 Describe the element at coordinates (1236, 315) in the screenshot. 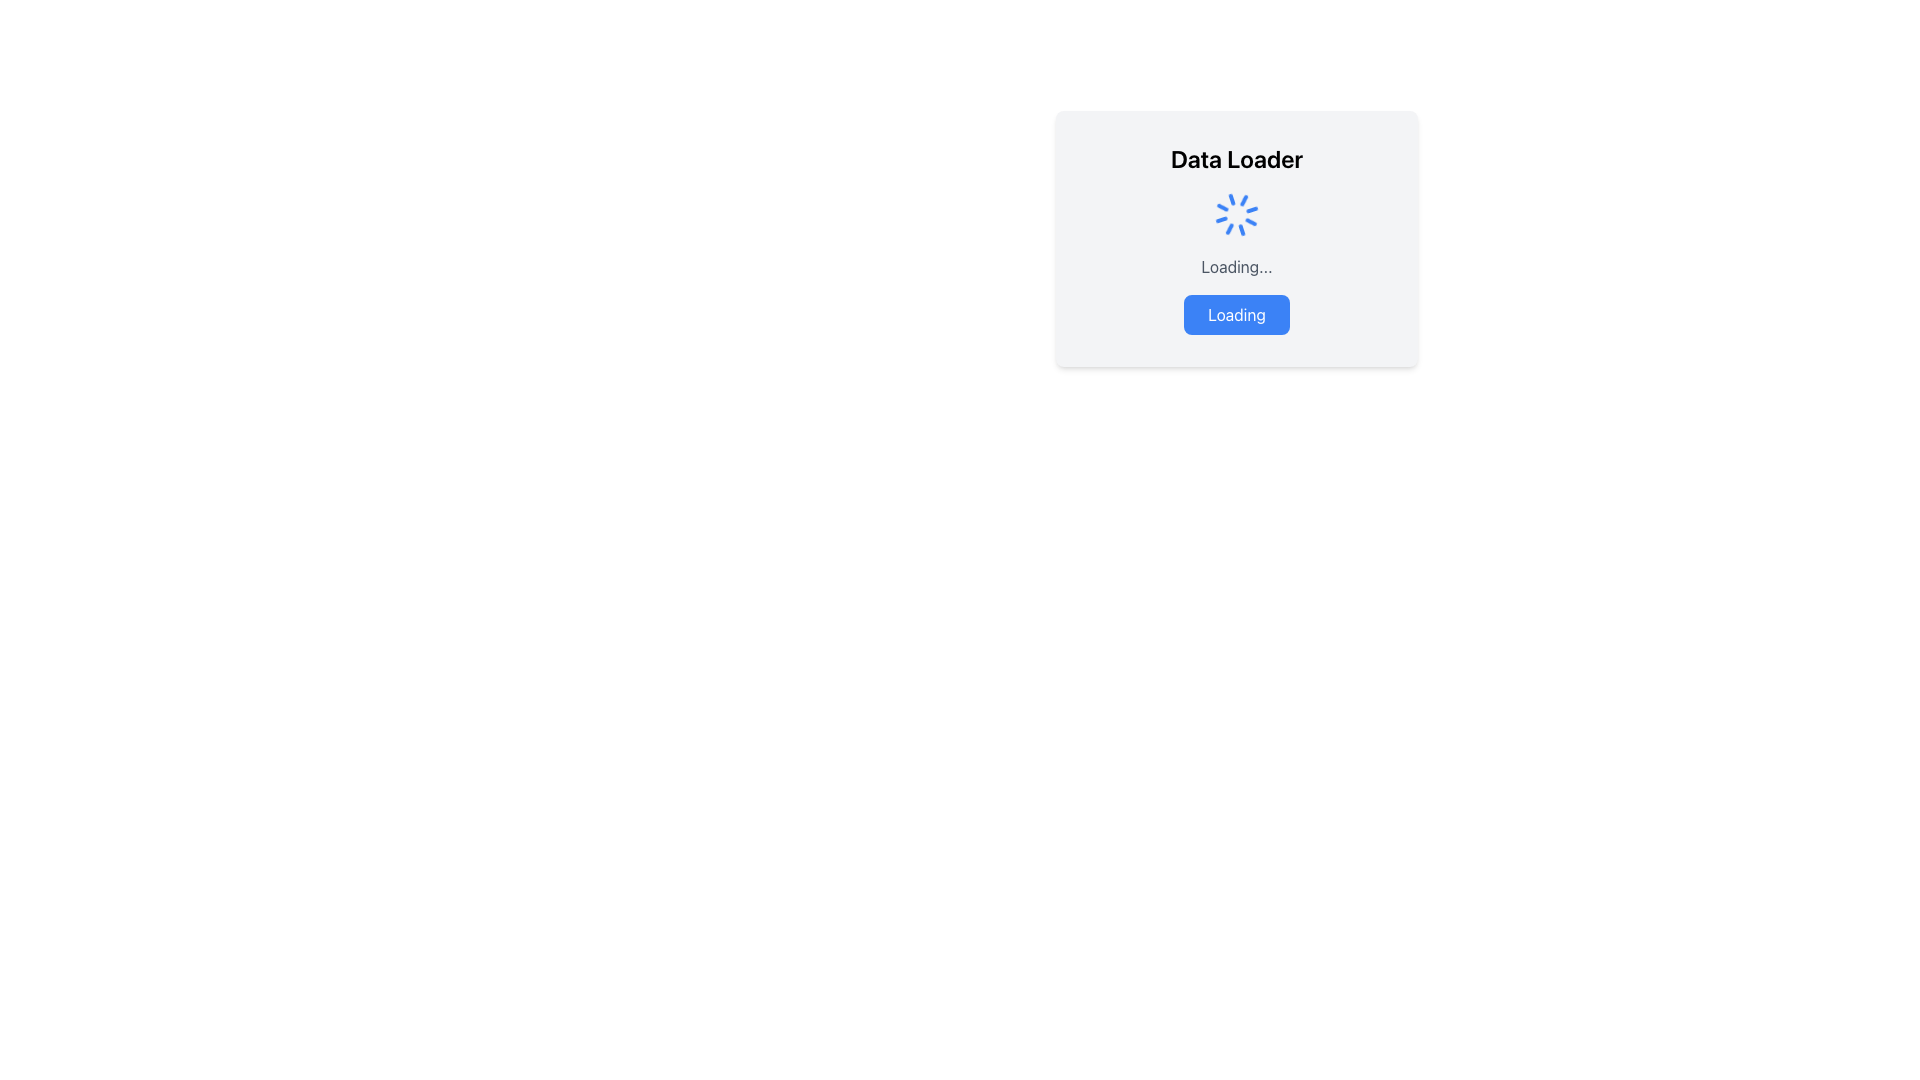

I see `the non-interactive loading indicator button located at the bottom of the card interface, centered horizontally beneath the 'Loading...' text label` at that location.